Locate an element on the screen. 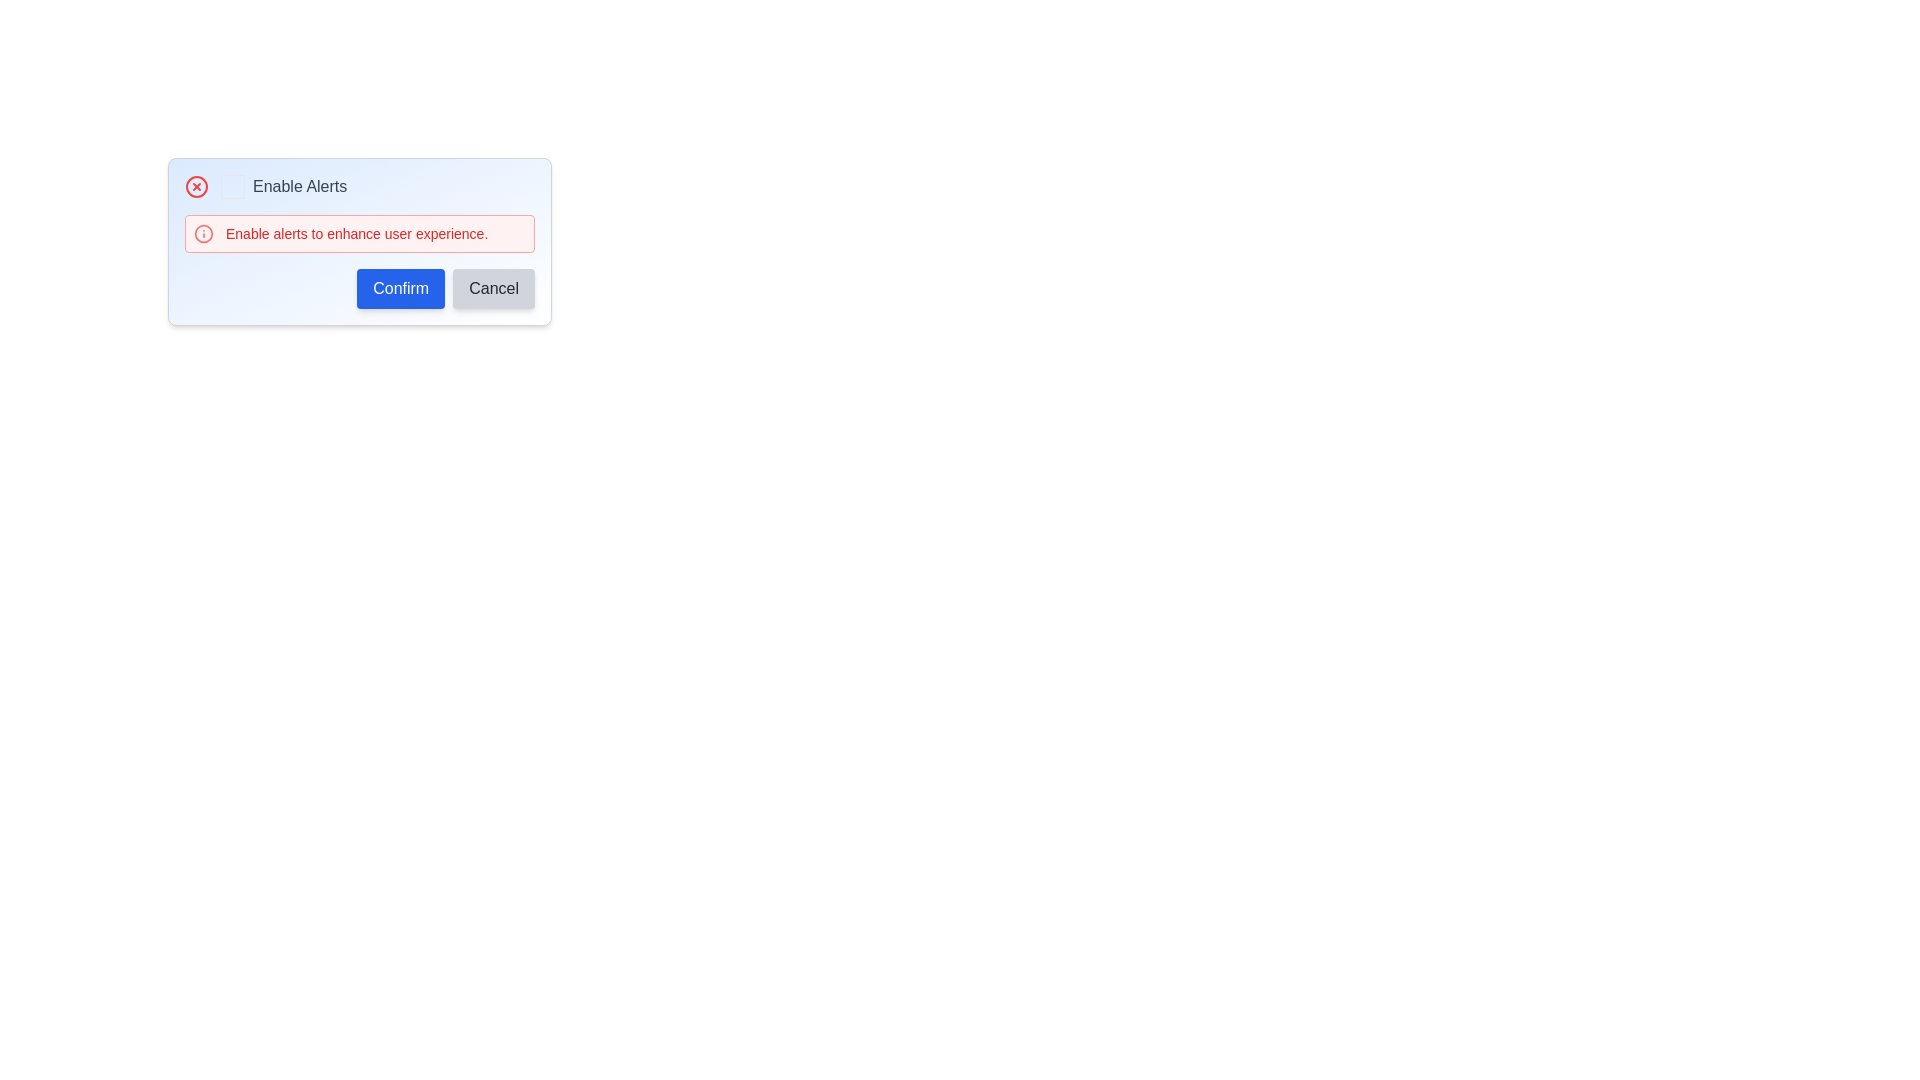  the main circular part of the SVG icon that serves as a visual indicator next to the message 'Enable alerts to enhance your experience.' is located at coordinates (203, 233).